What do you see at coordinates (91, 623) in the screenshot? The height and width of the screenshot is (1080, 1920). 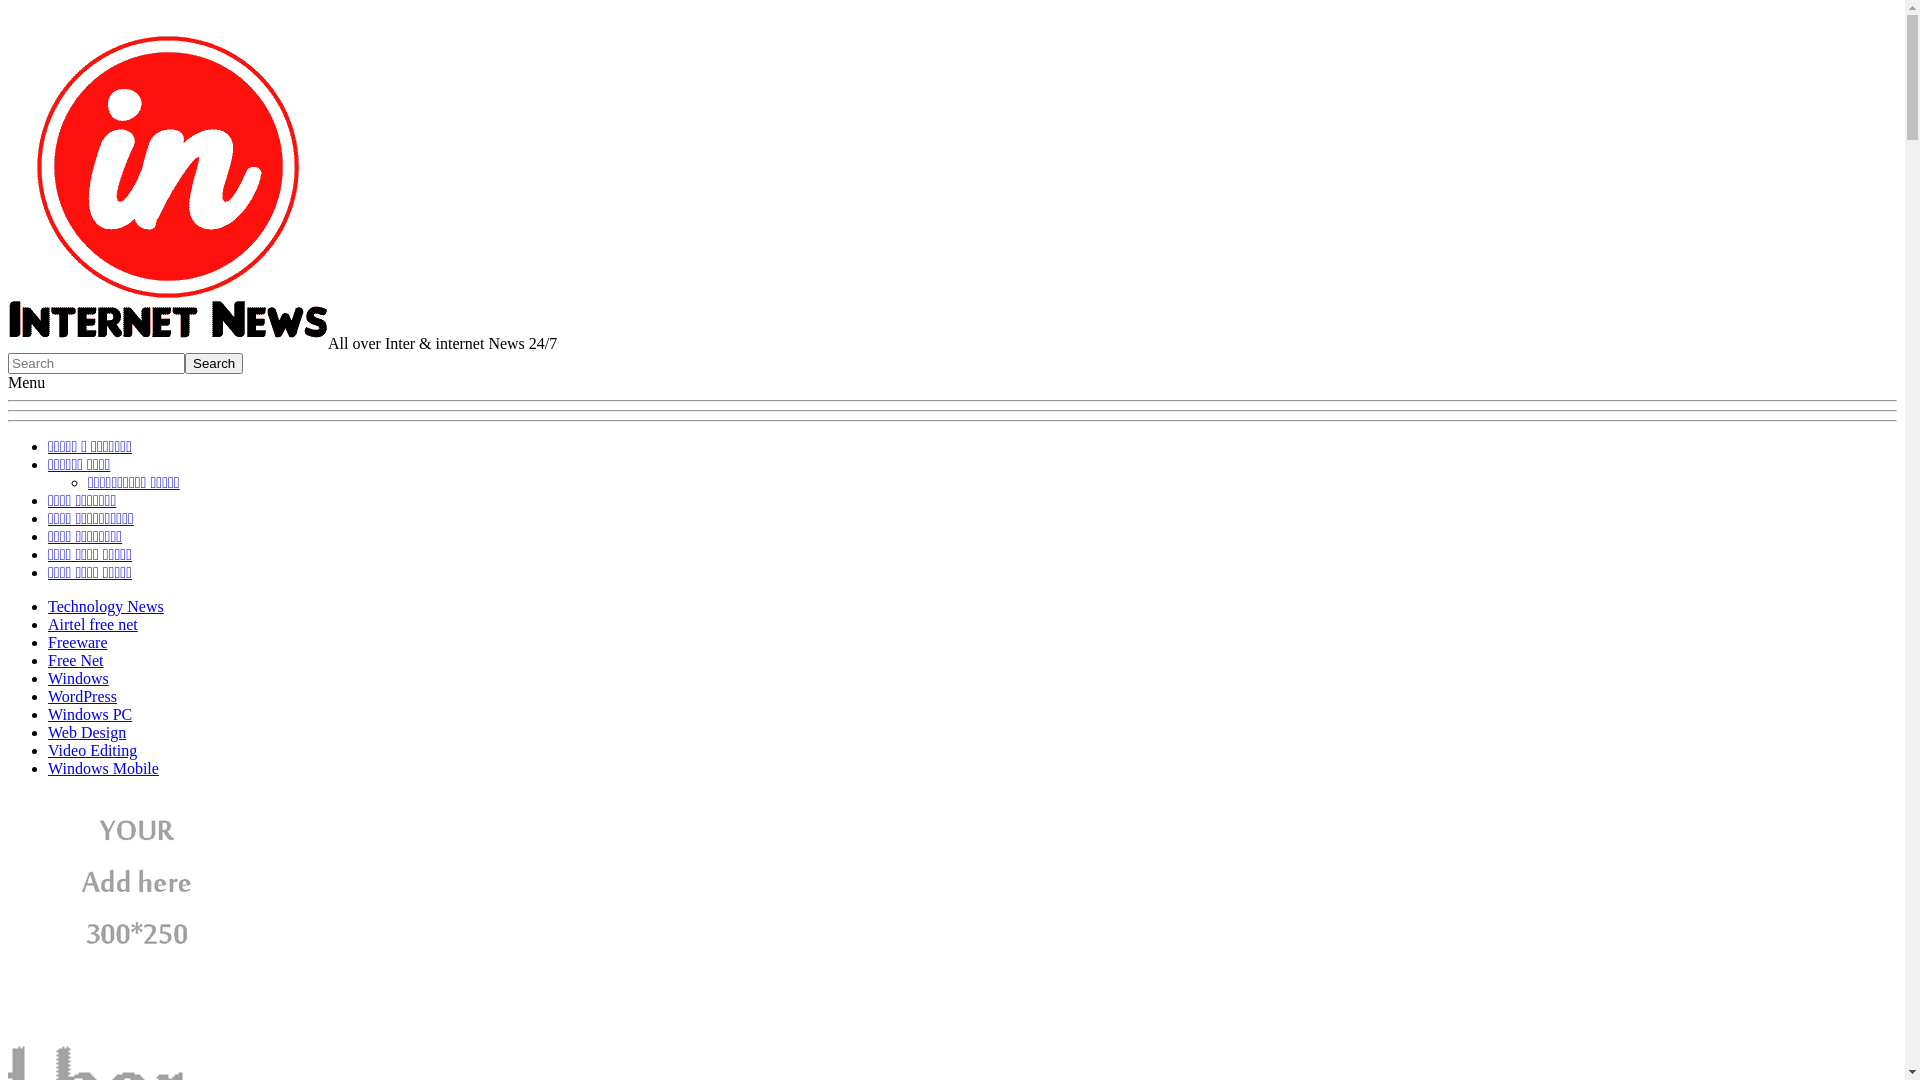 I see `'Airtel free net'` at bounding box center [91, 623].